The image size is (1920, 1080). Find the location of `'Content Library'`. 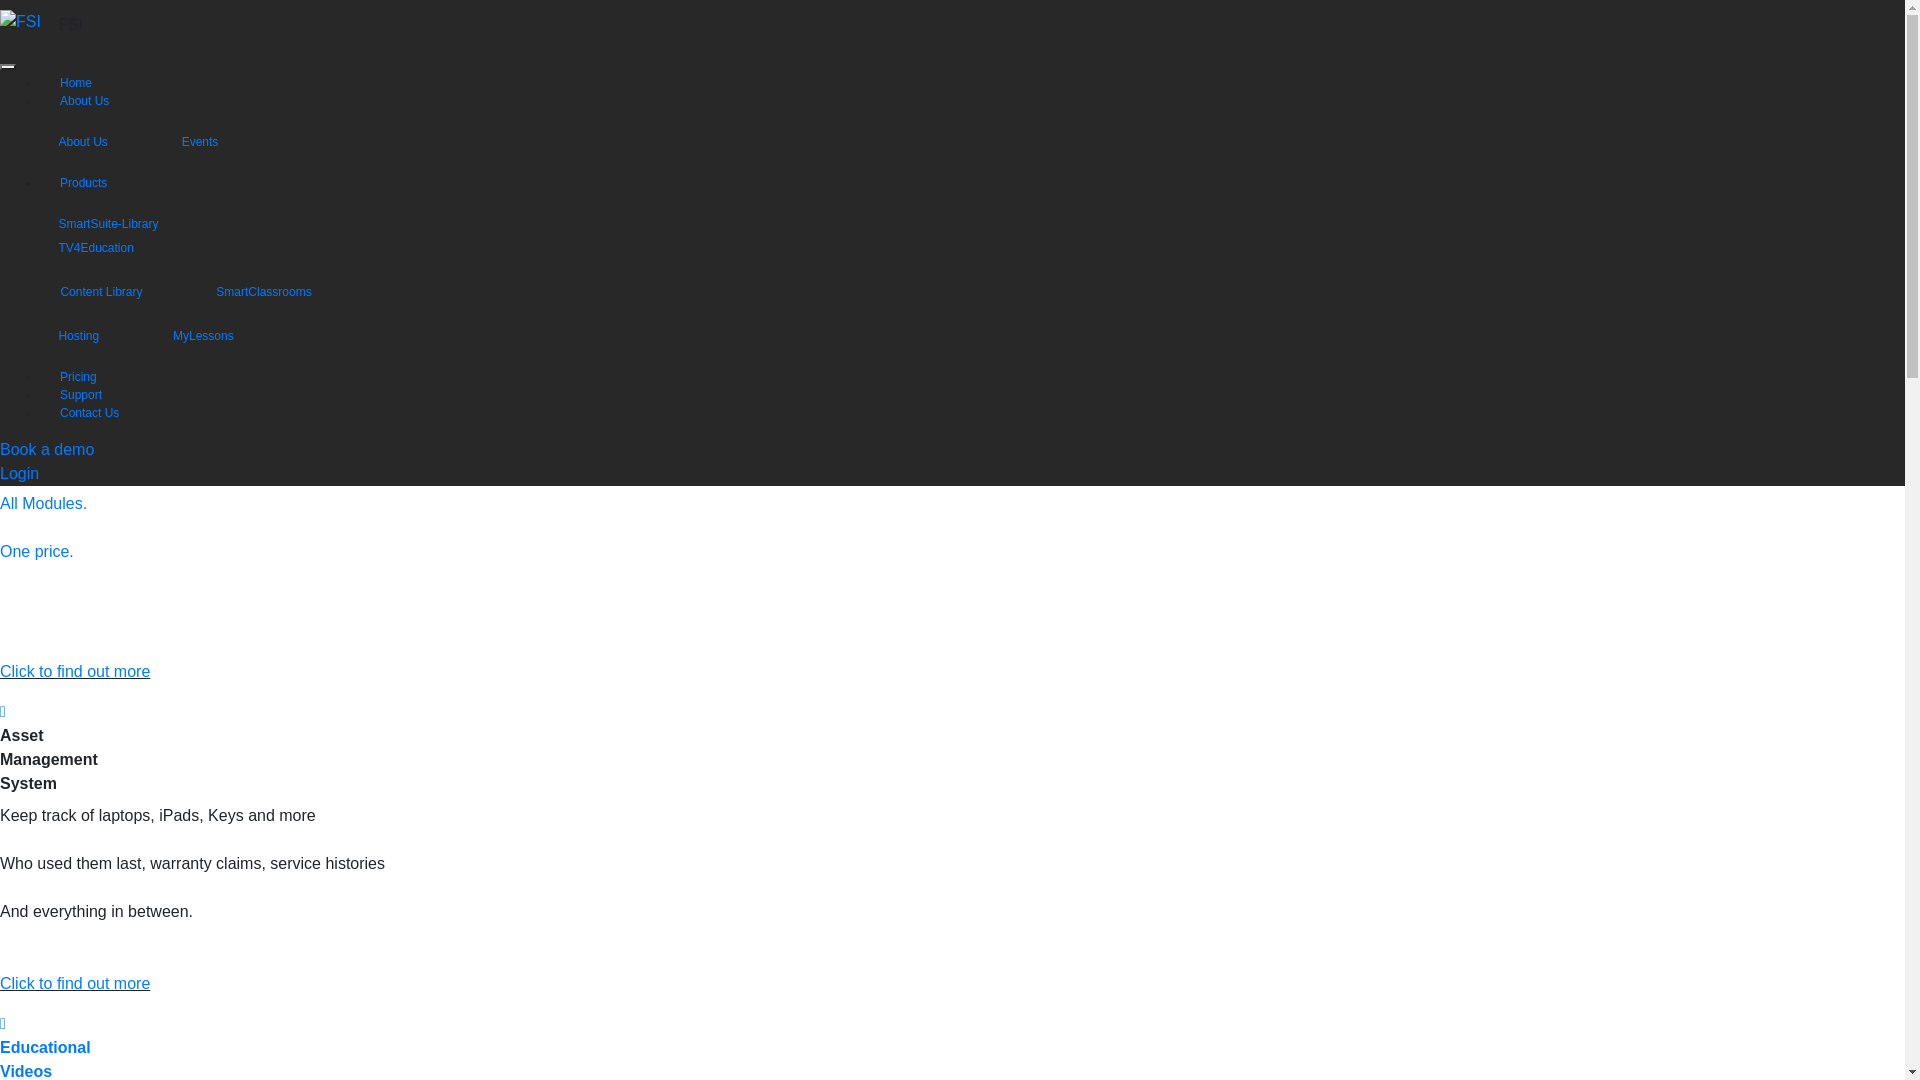

'Content Library' is located at coordinates (119, 291).